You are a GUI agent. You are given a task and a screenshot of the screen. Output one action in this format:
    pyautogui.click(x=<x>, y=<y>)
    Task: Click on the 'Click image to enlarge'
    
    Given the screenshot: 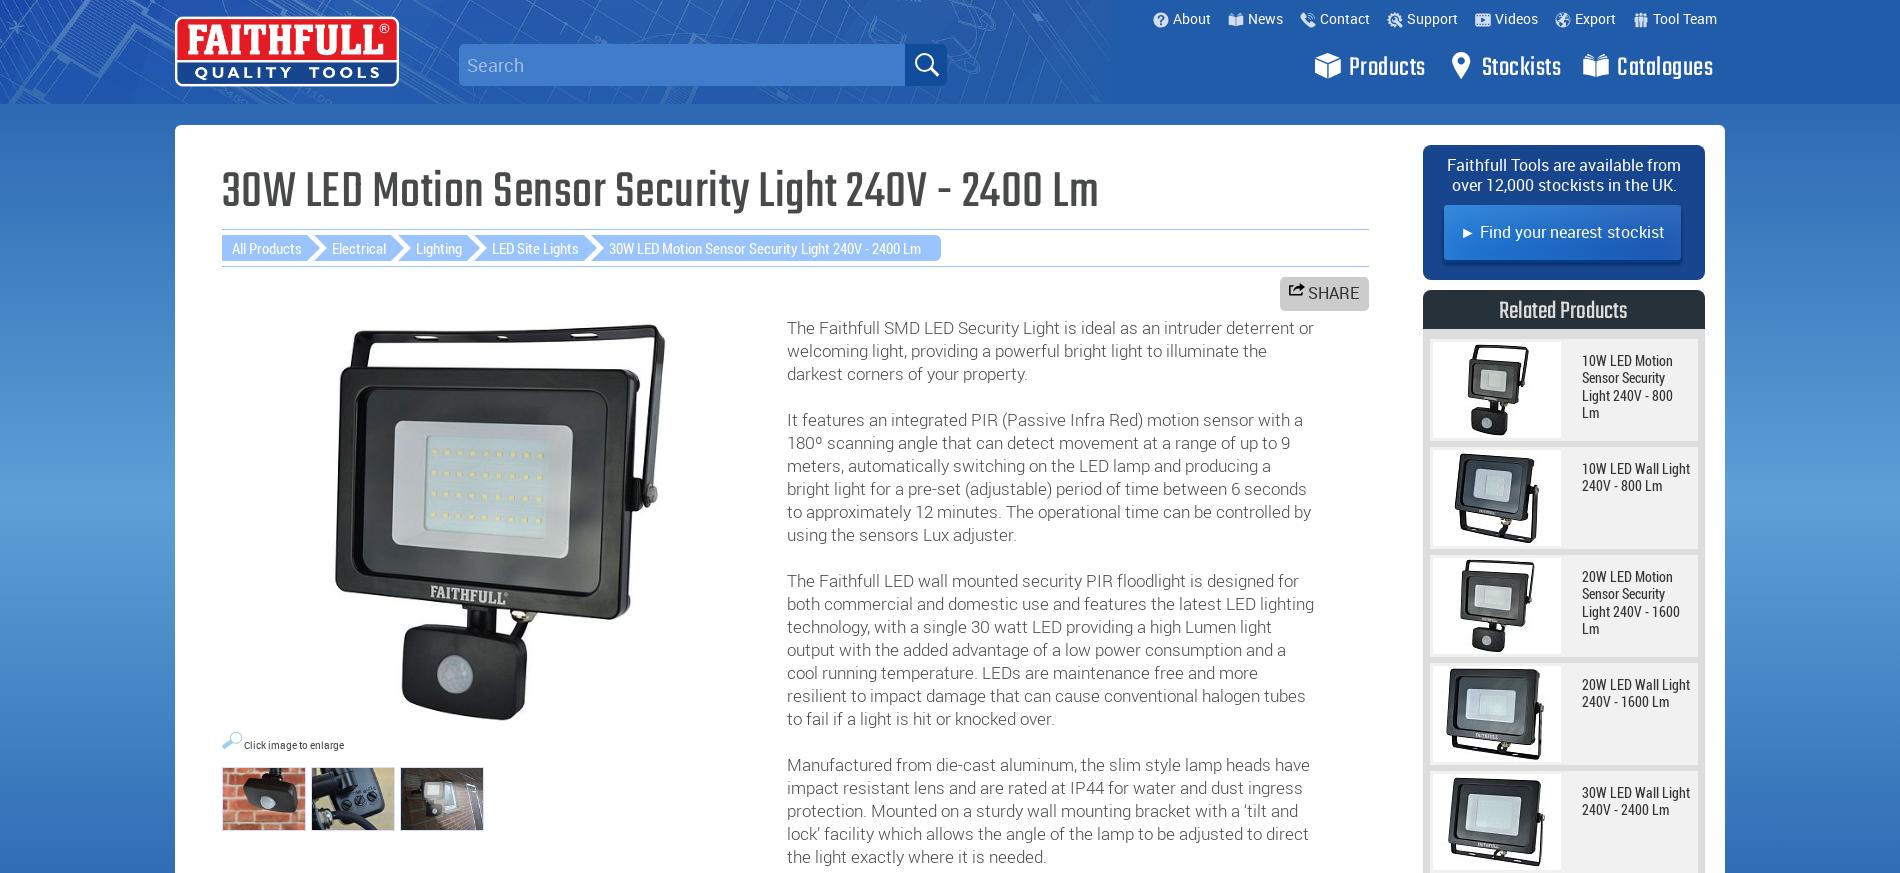 What is the action you would take?
    pyautogui.click(x=291, y=744)
    